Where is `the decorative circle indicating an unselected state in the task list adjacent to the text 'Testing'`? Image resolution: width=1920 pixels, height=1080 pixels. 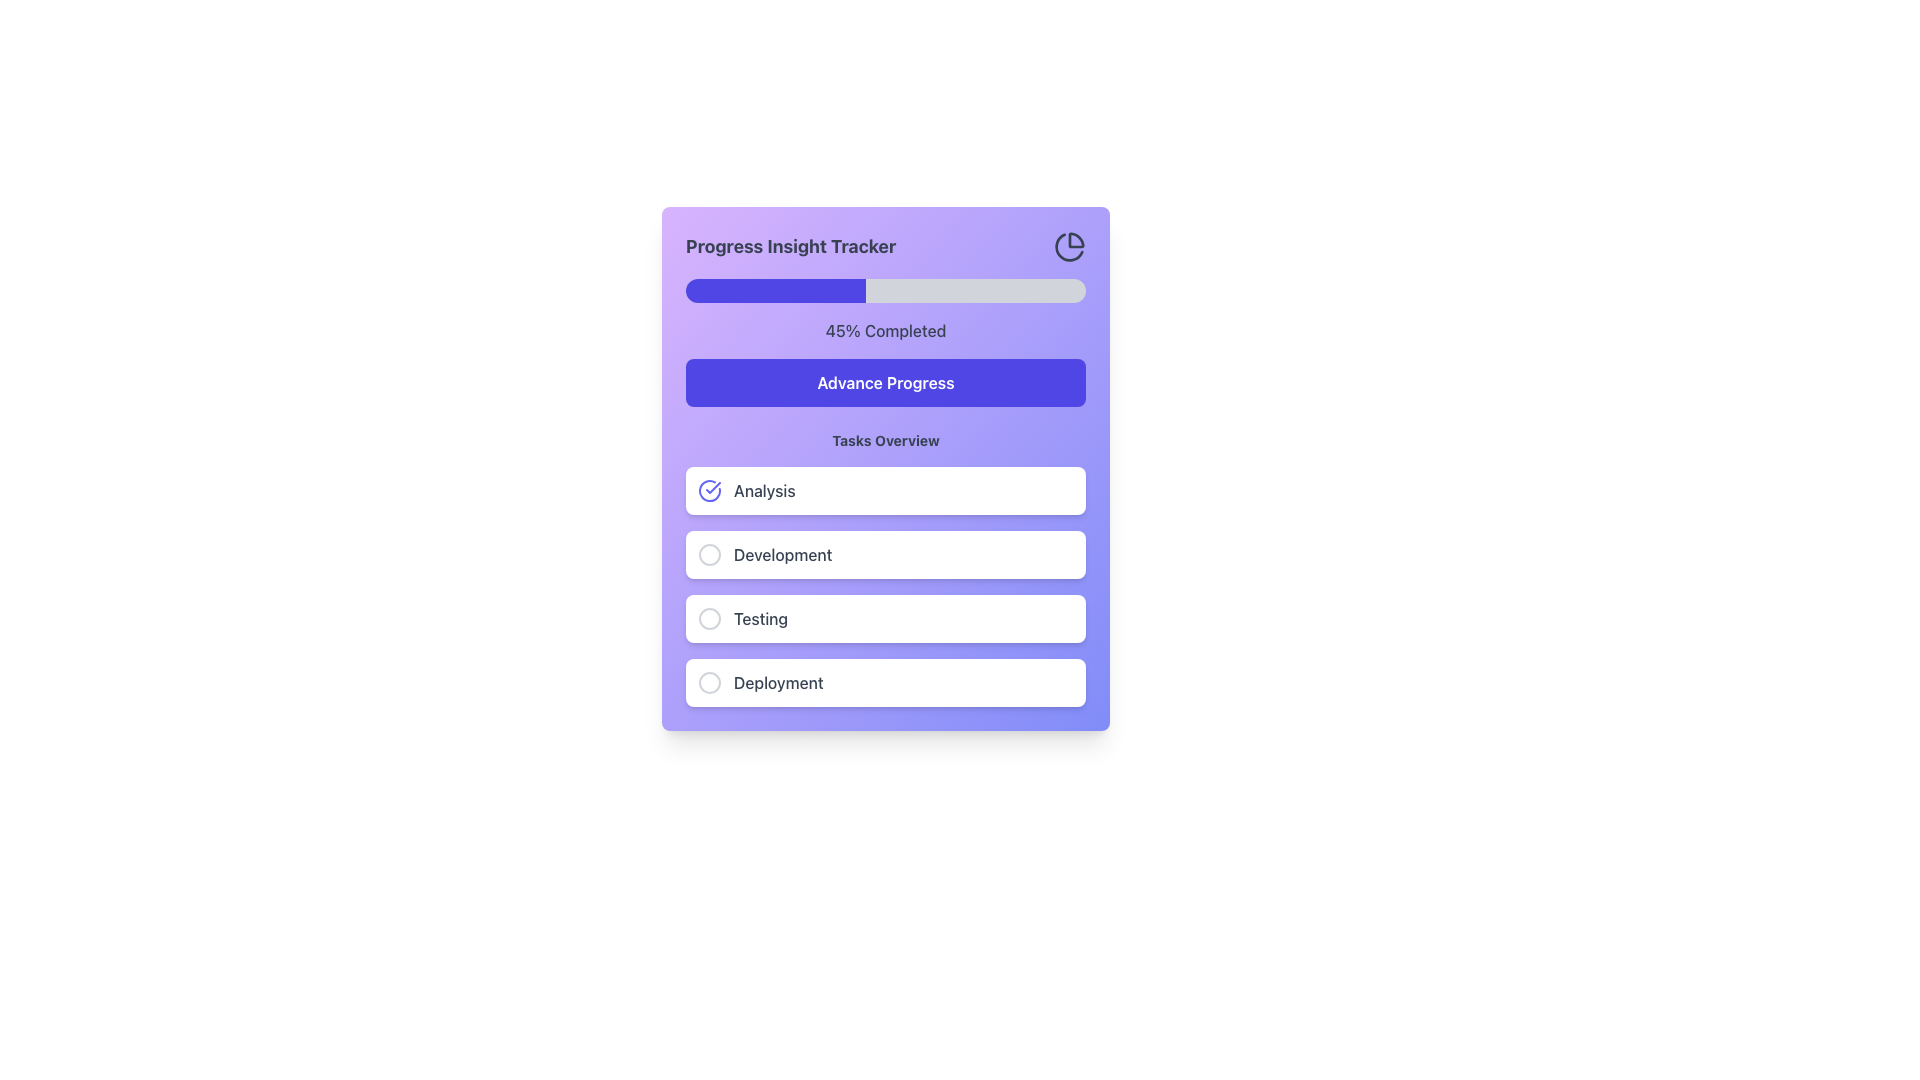 the decorative circle indicating an unselected state in the task list adjacent to the text 'Testing' is located at coordinates (710, 617).